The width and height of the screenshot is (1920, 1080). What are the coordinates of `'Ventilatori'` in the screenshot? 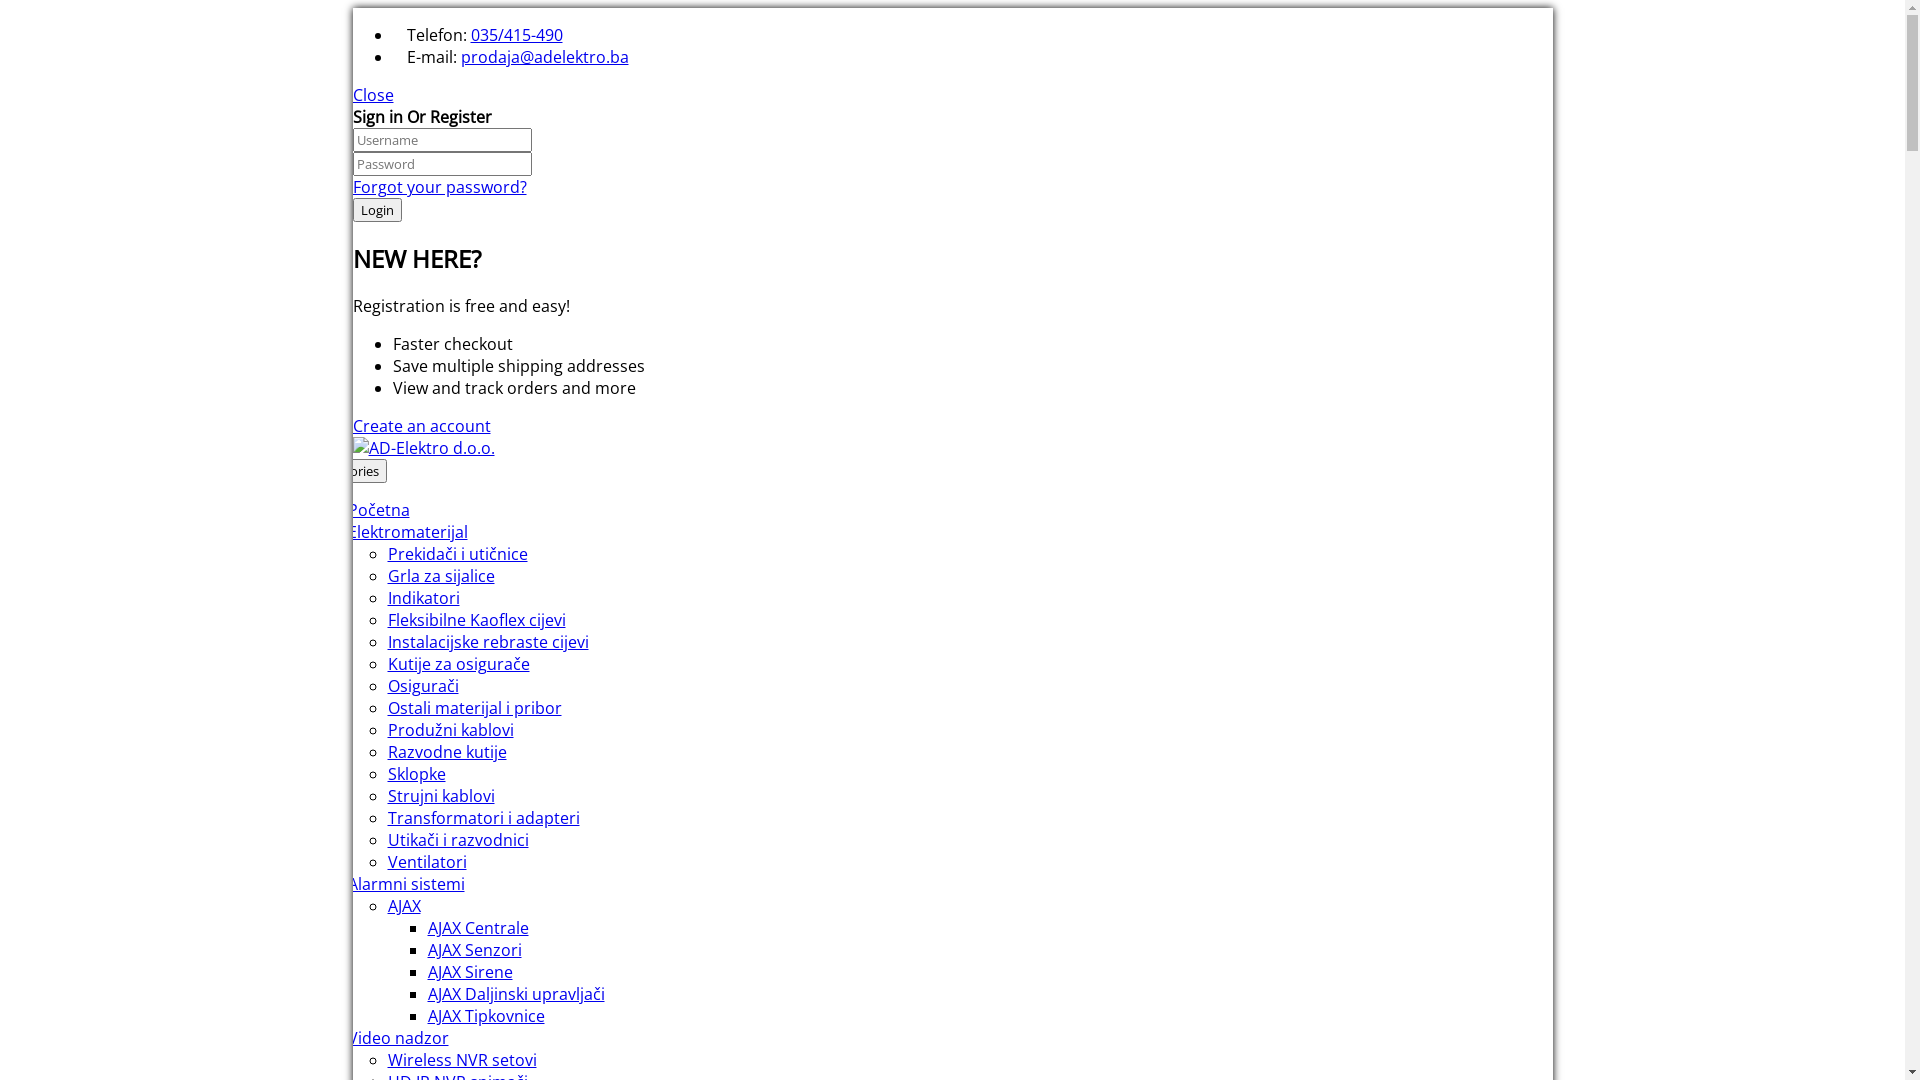 It's located at (426, 860).